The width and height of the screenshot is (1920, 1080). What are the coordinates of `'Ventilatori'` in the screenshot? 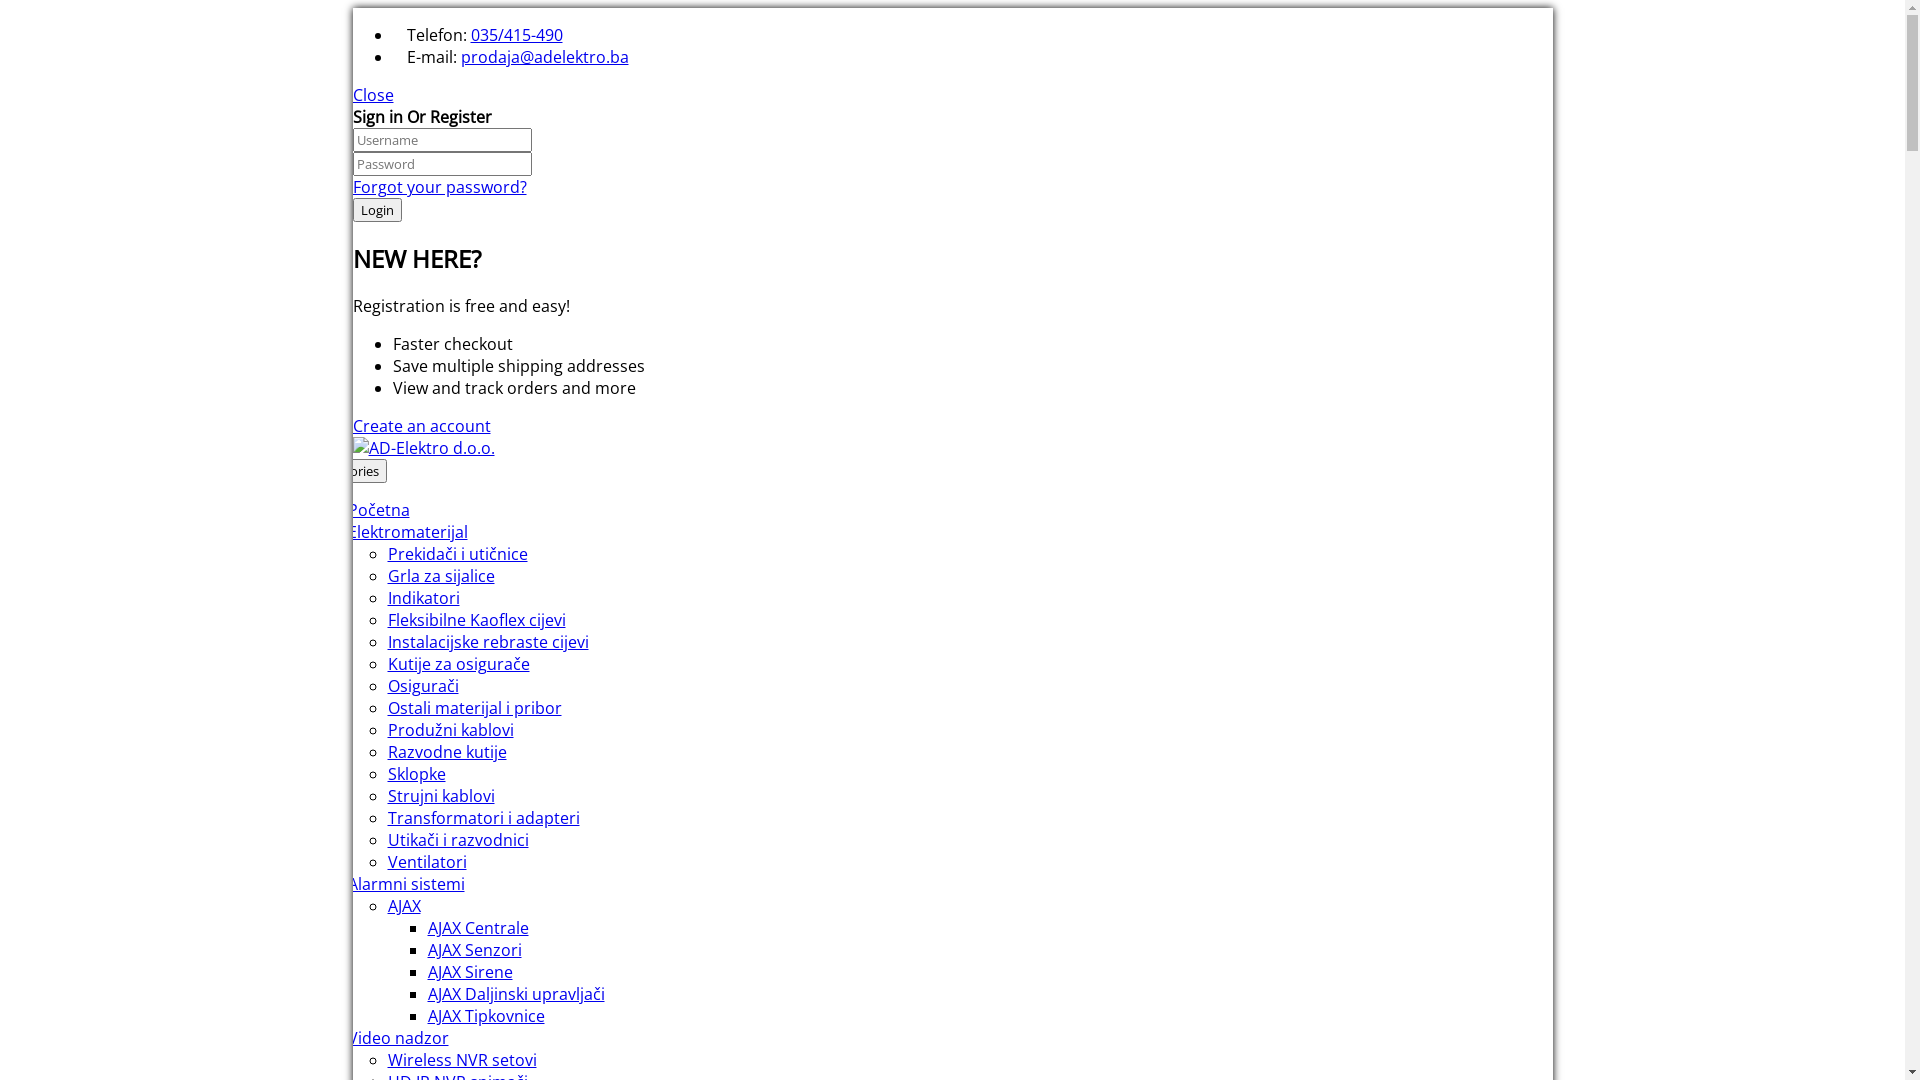 It's located at (426, 860).